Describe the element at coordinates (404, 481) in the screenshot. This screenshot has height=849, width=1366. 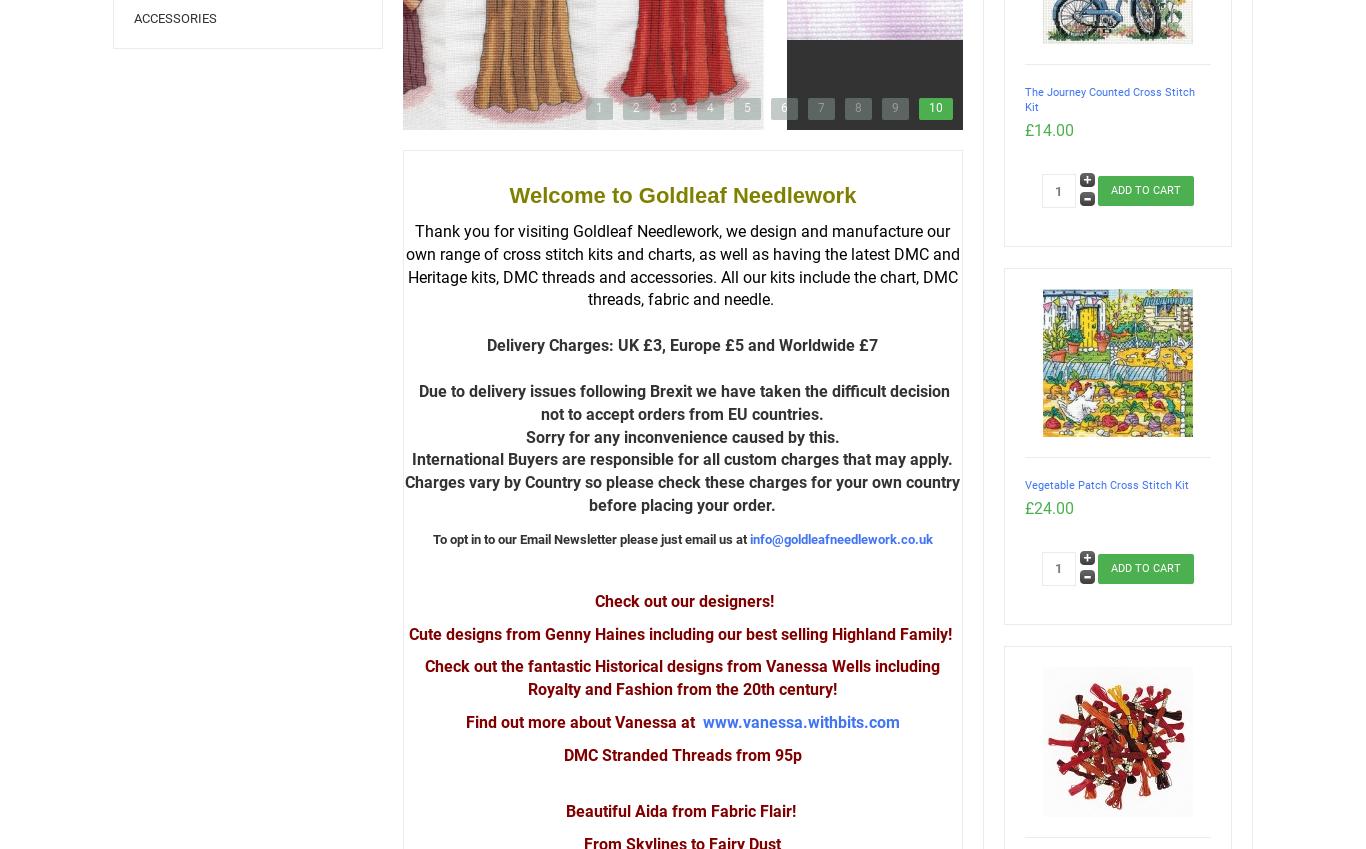
I see `'International Buyers are responsible for all custom charges that may apply. Charges vary by Country so please check these charges for your own country before placing your order.'` at that location.